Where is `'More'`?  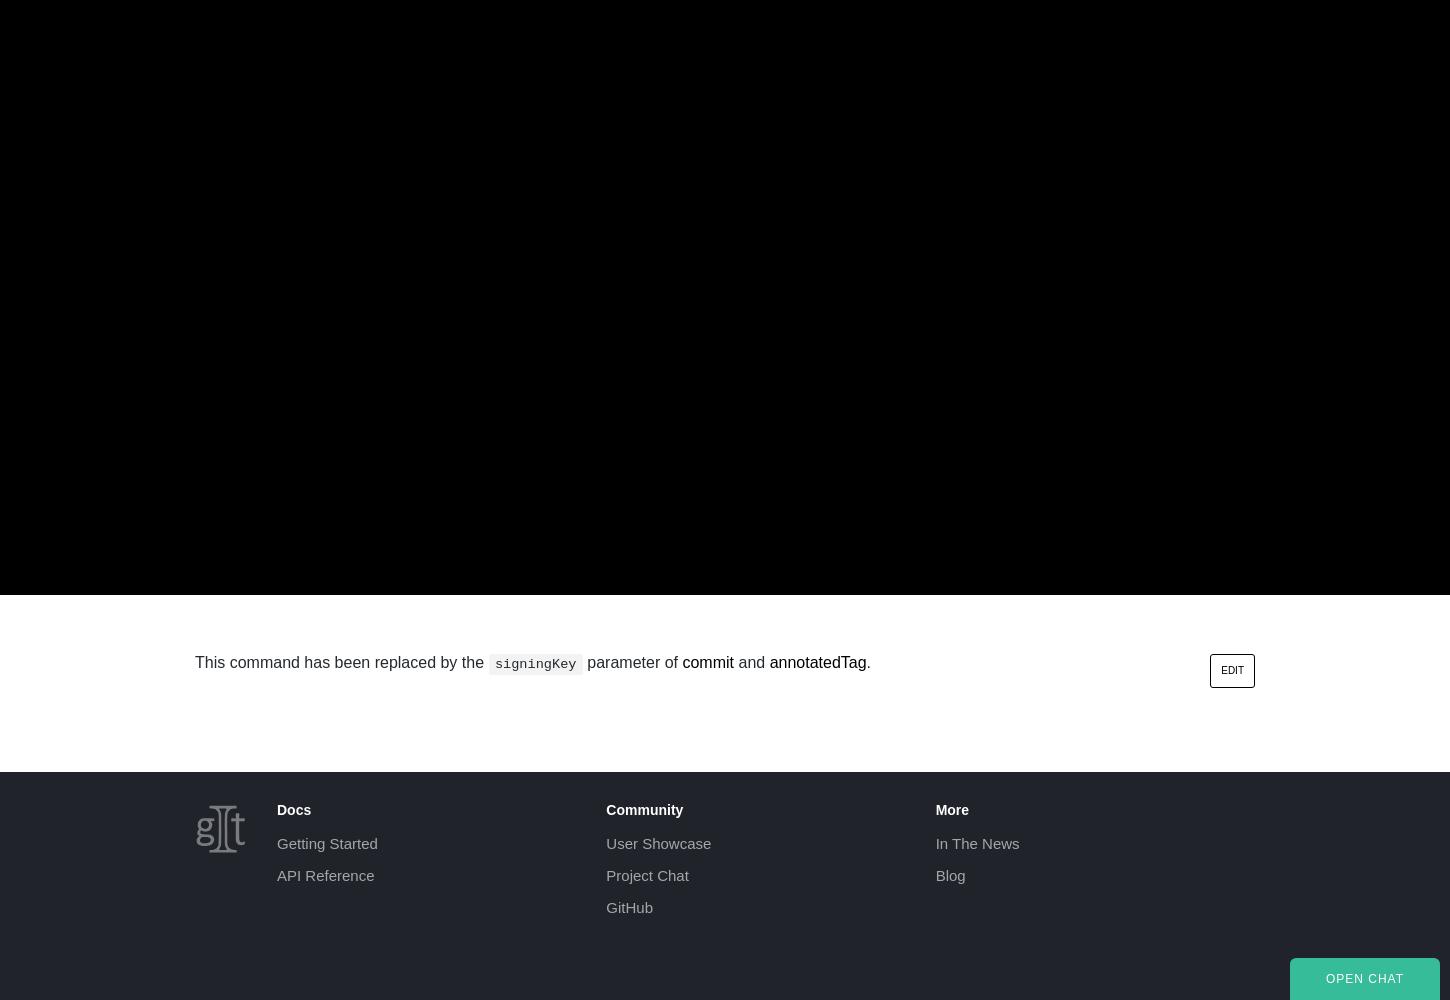
'More' is located at coordinates (951, 809).